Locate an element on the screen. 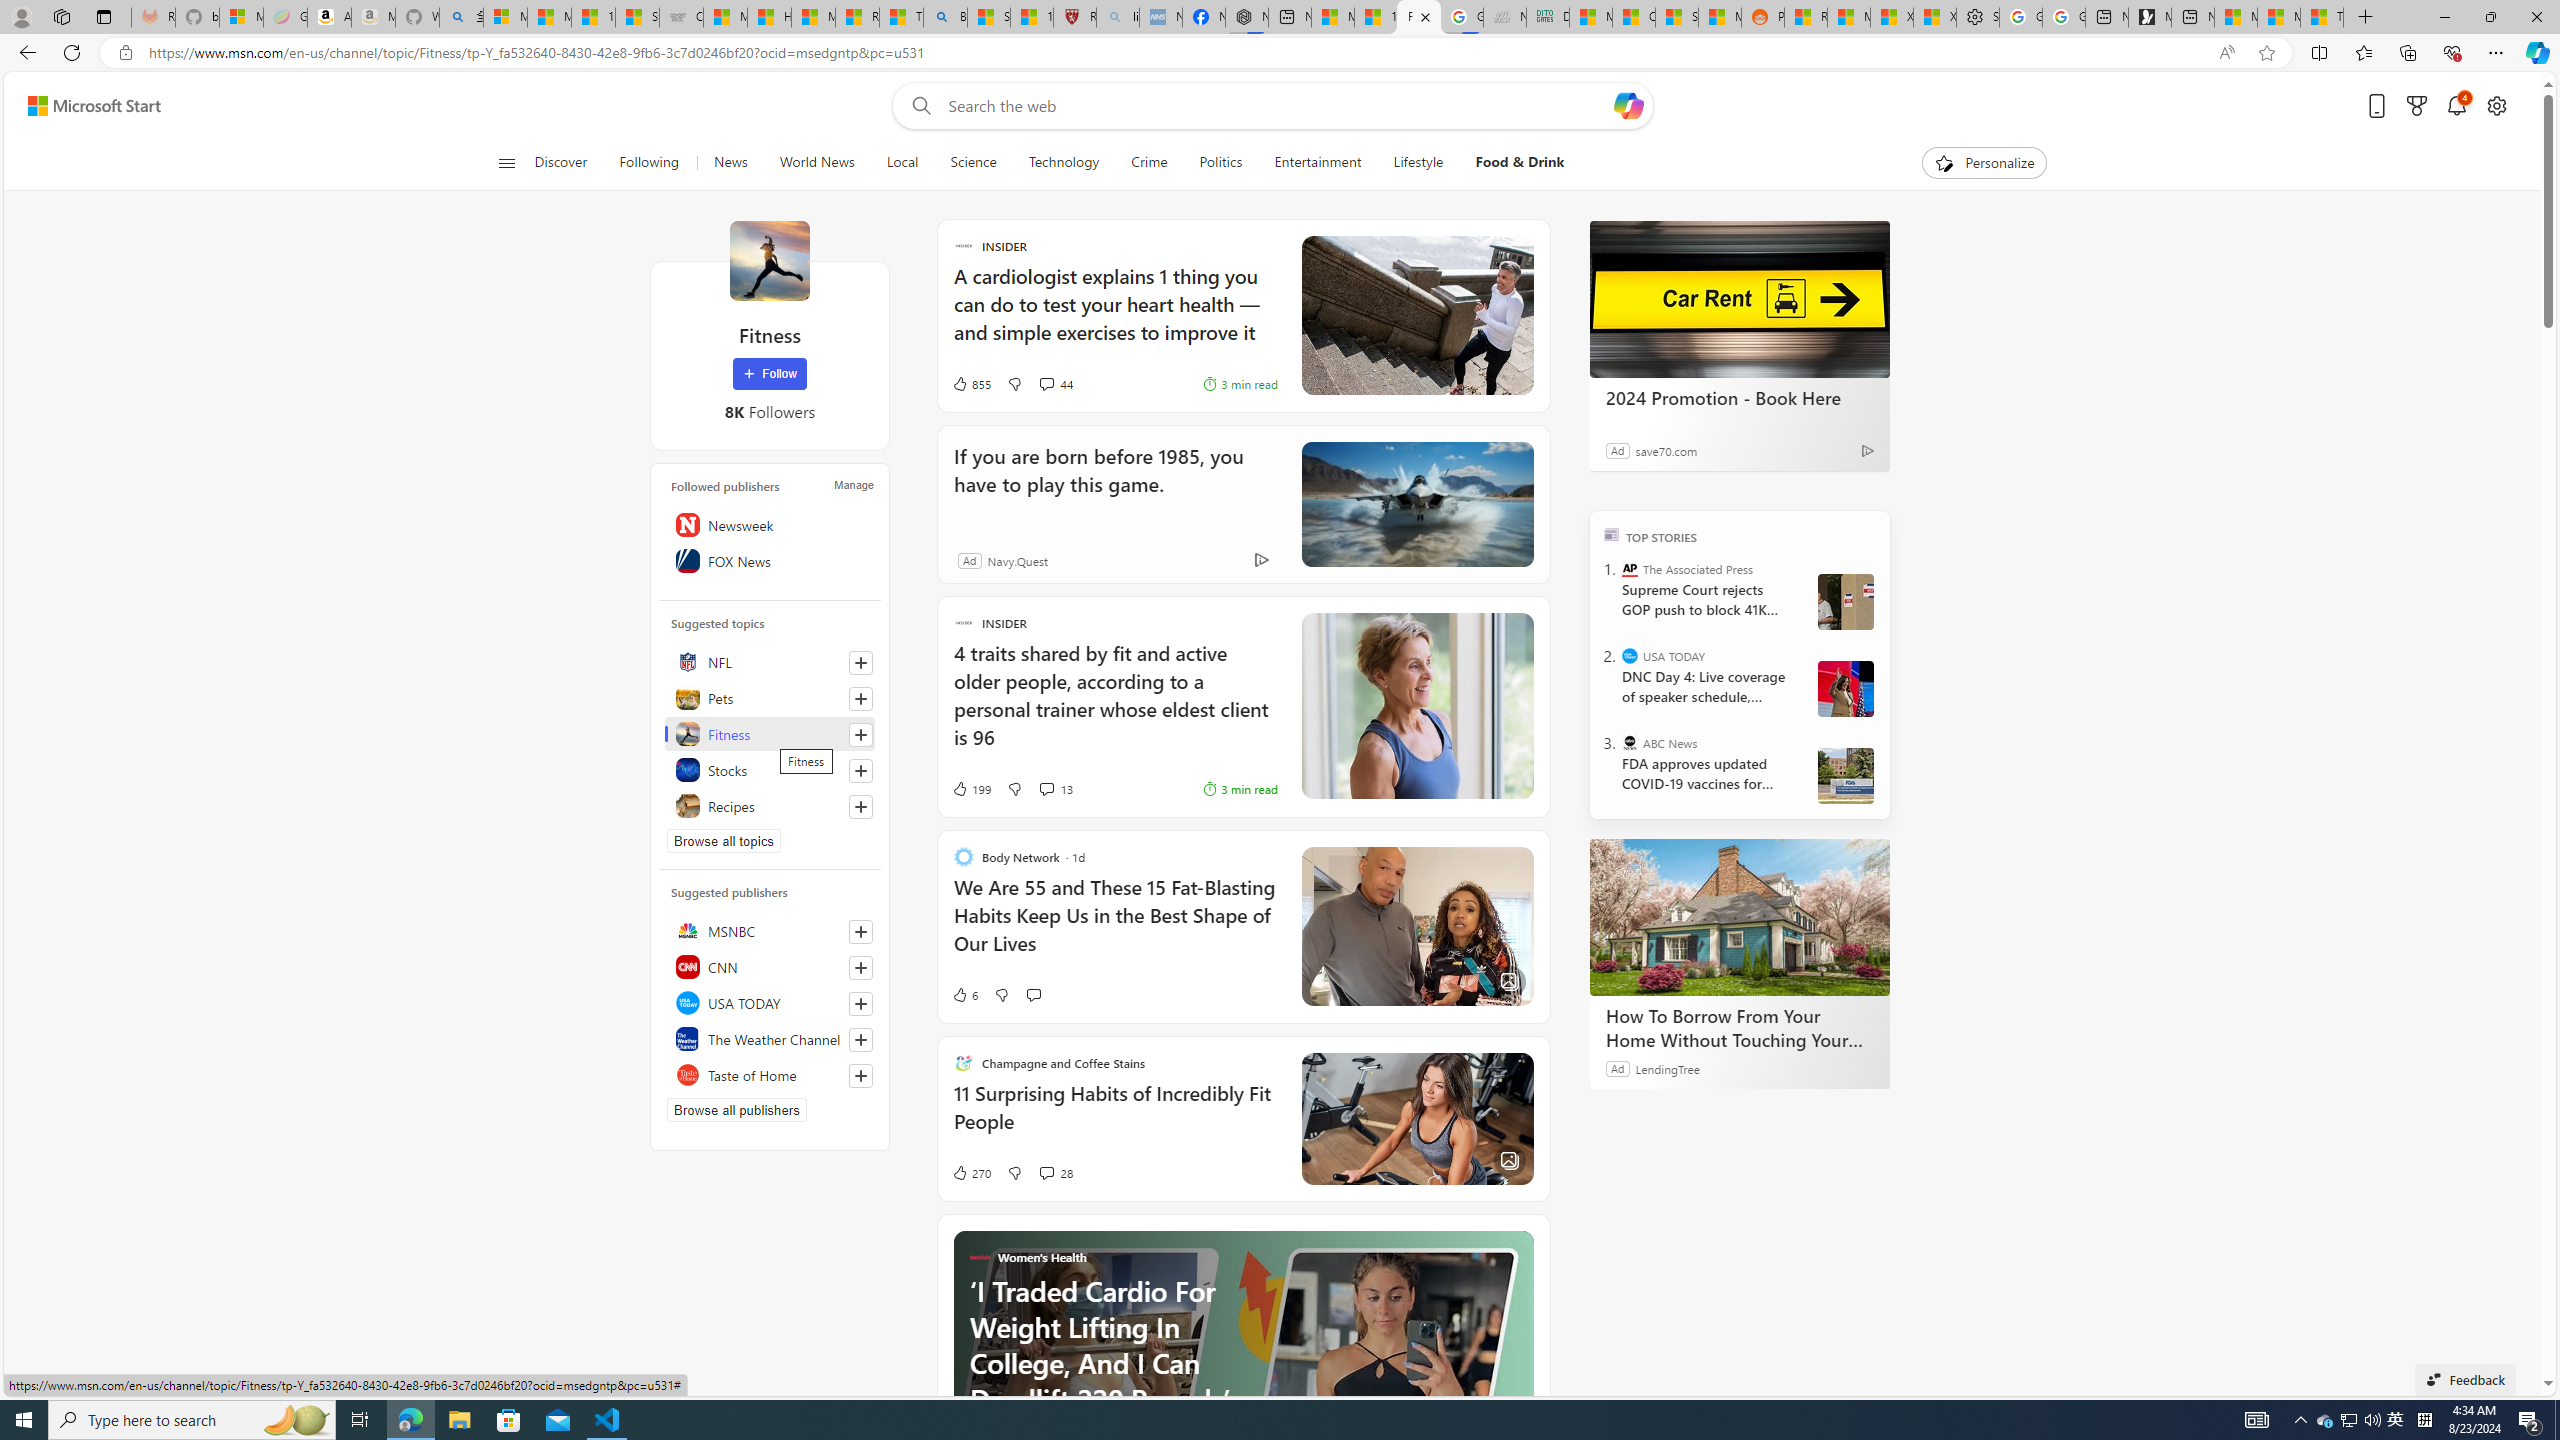 The image size is (2560, 1440). 'Fitness - MSN' is located at coordinates (1418, 16).